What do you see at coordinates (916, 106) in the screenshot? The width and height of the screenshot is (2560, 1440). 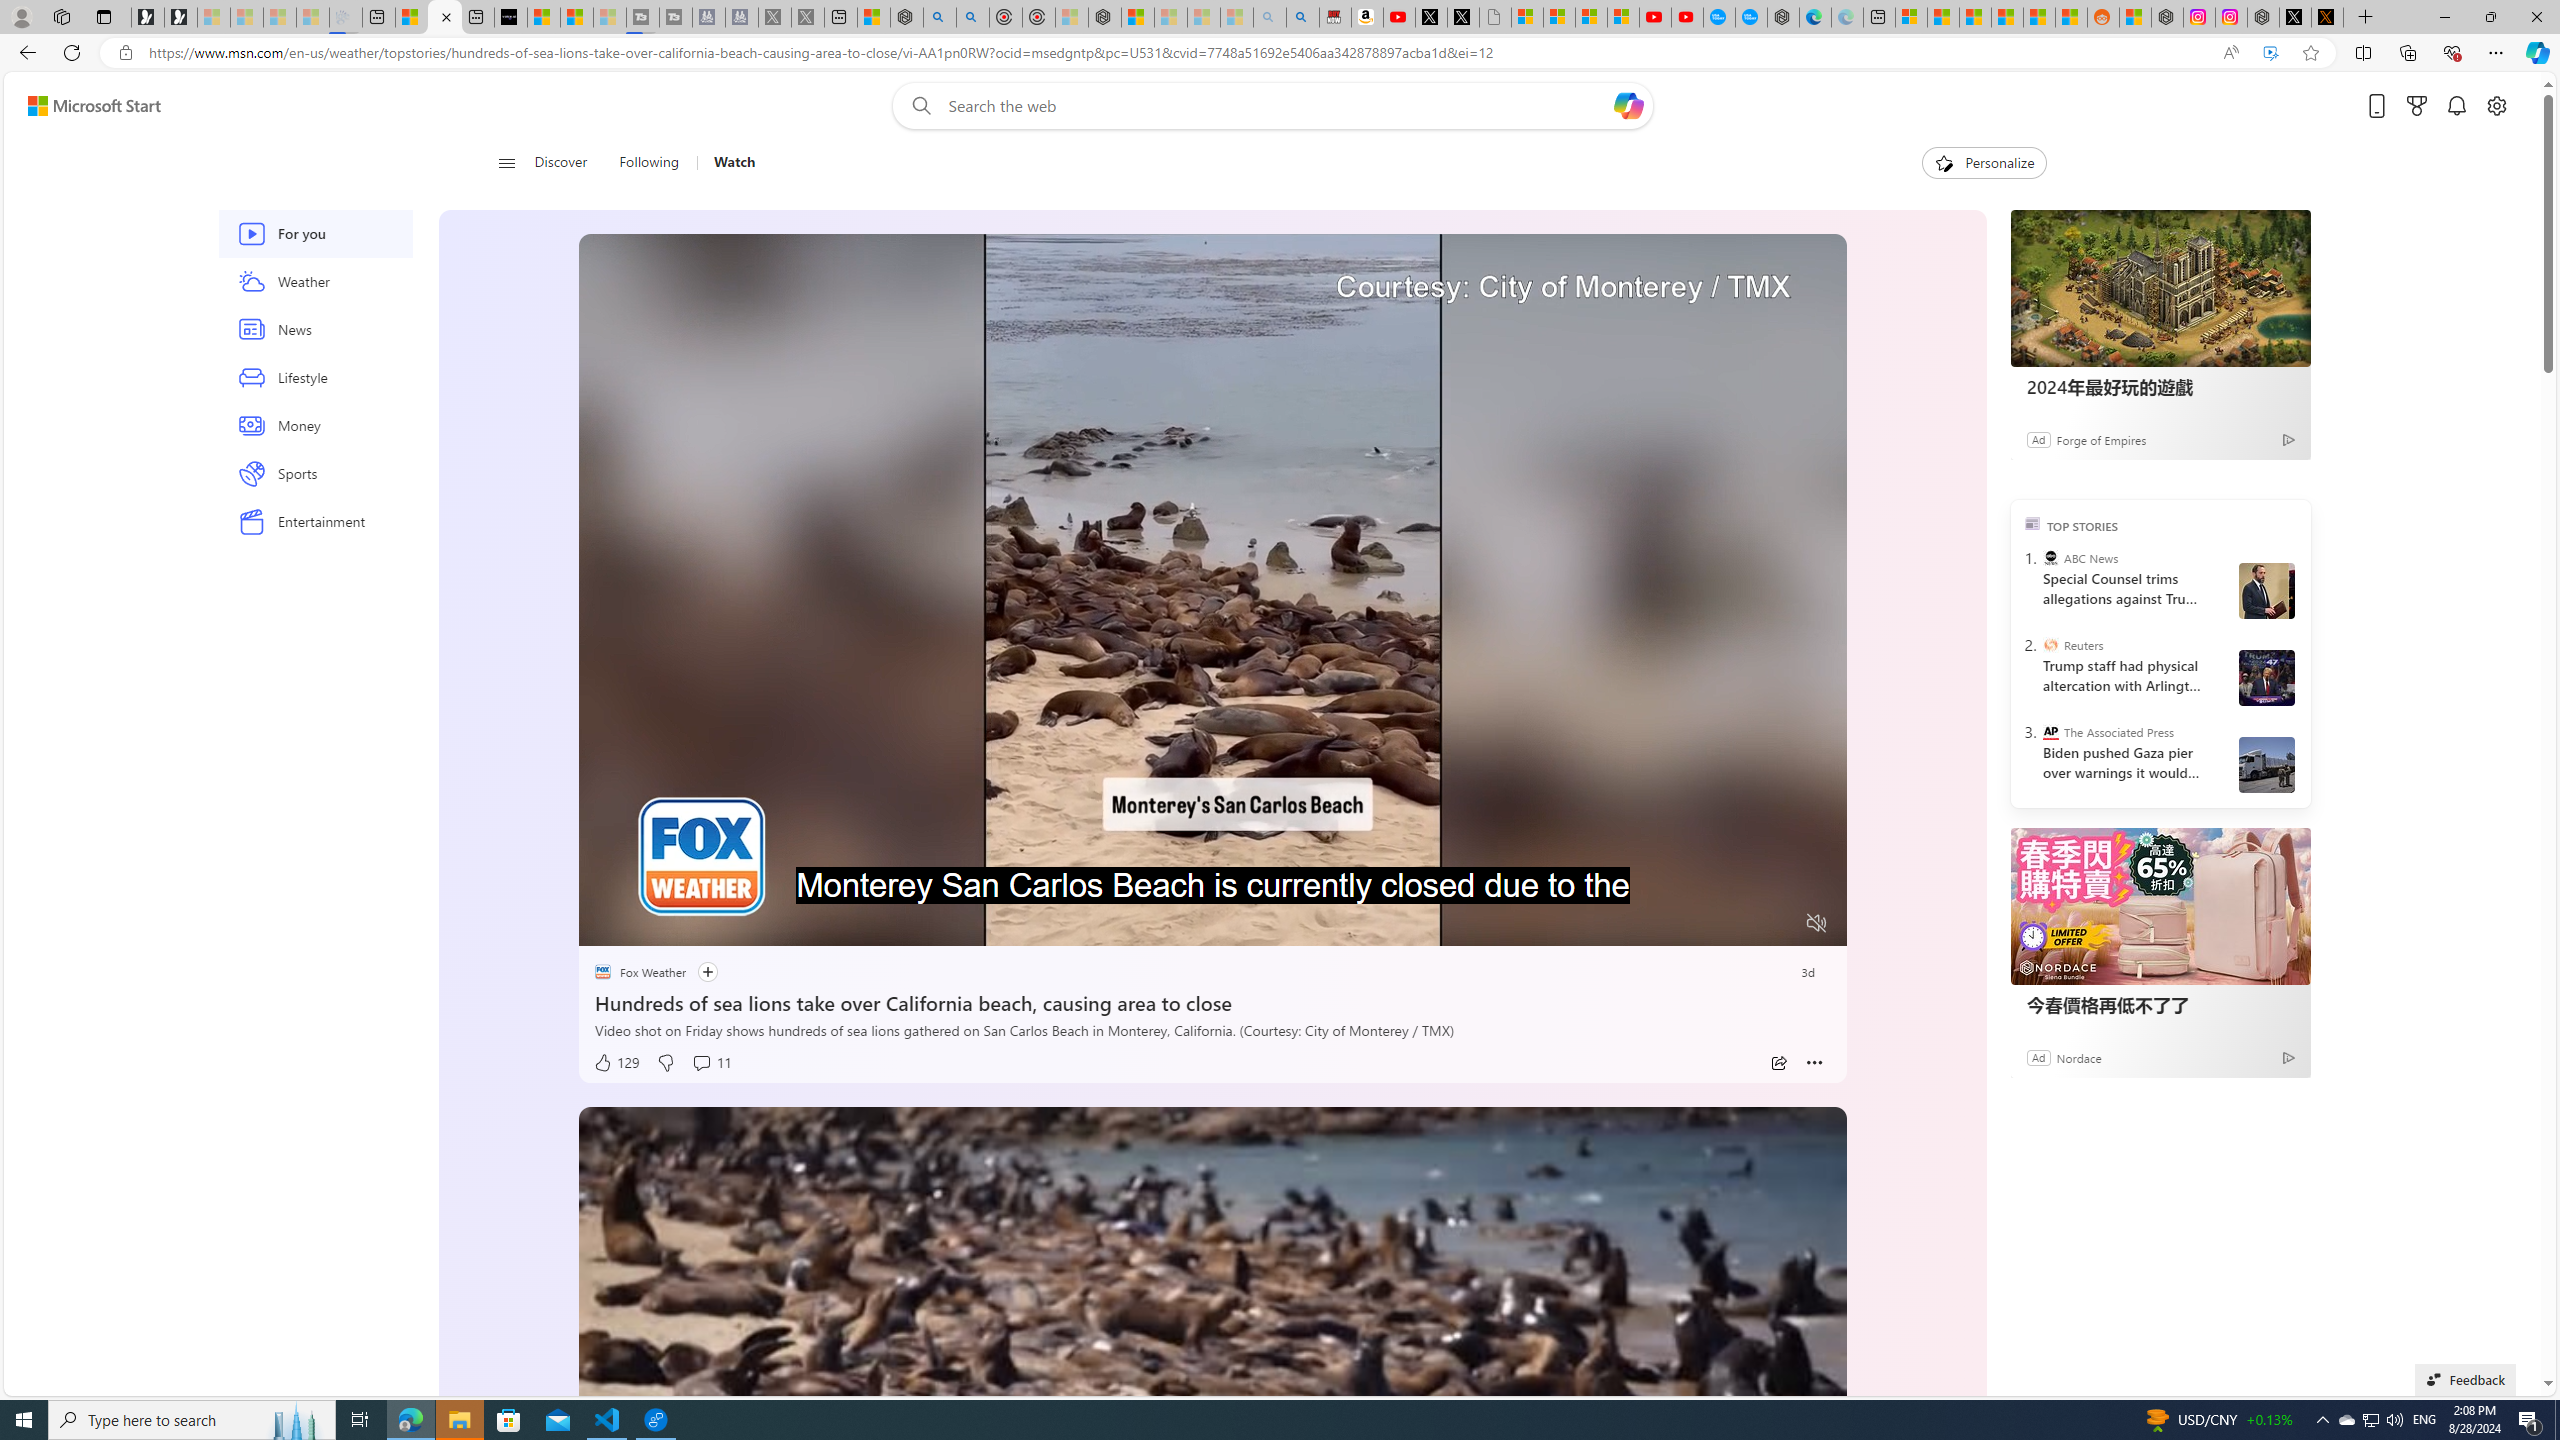 I see `'Web search'` at bounding box center [916, 106].